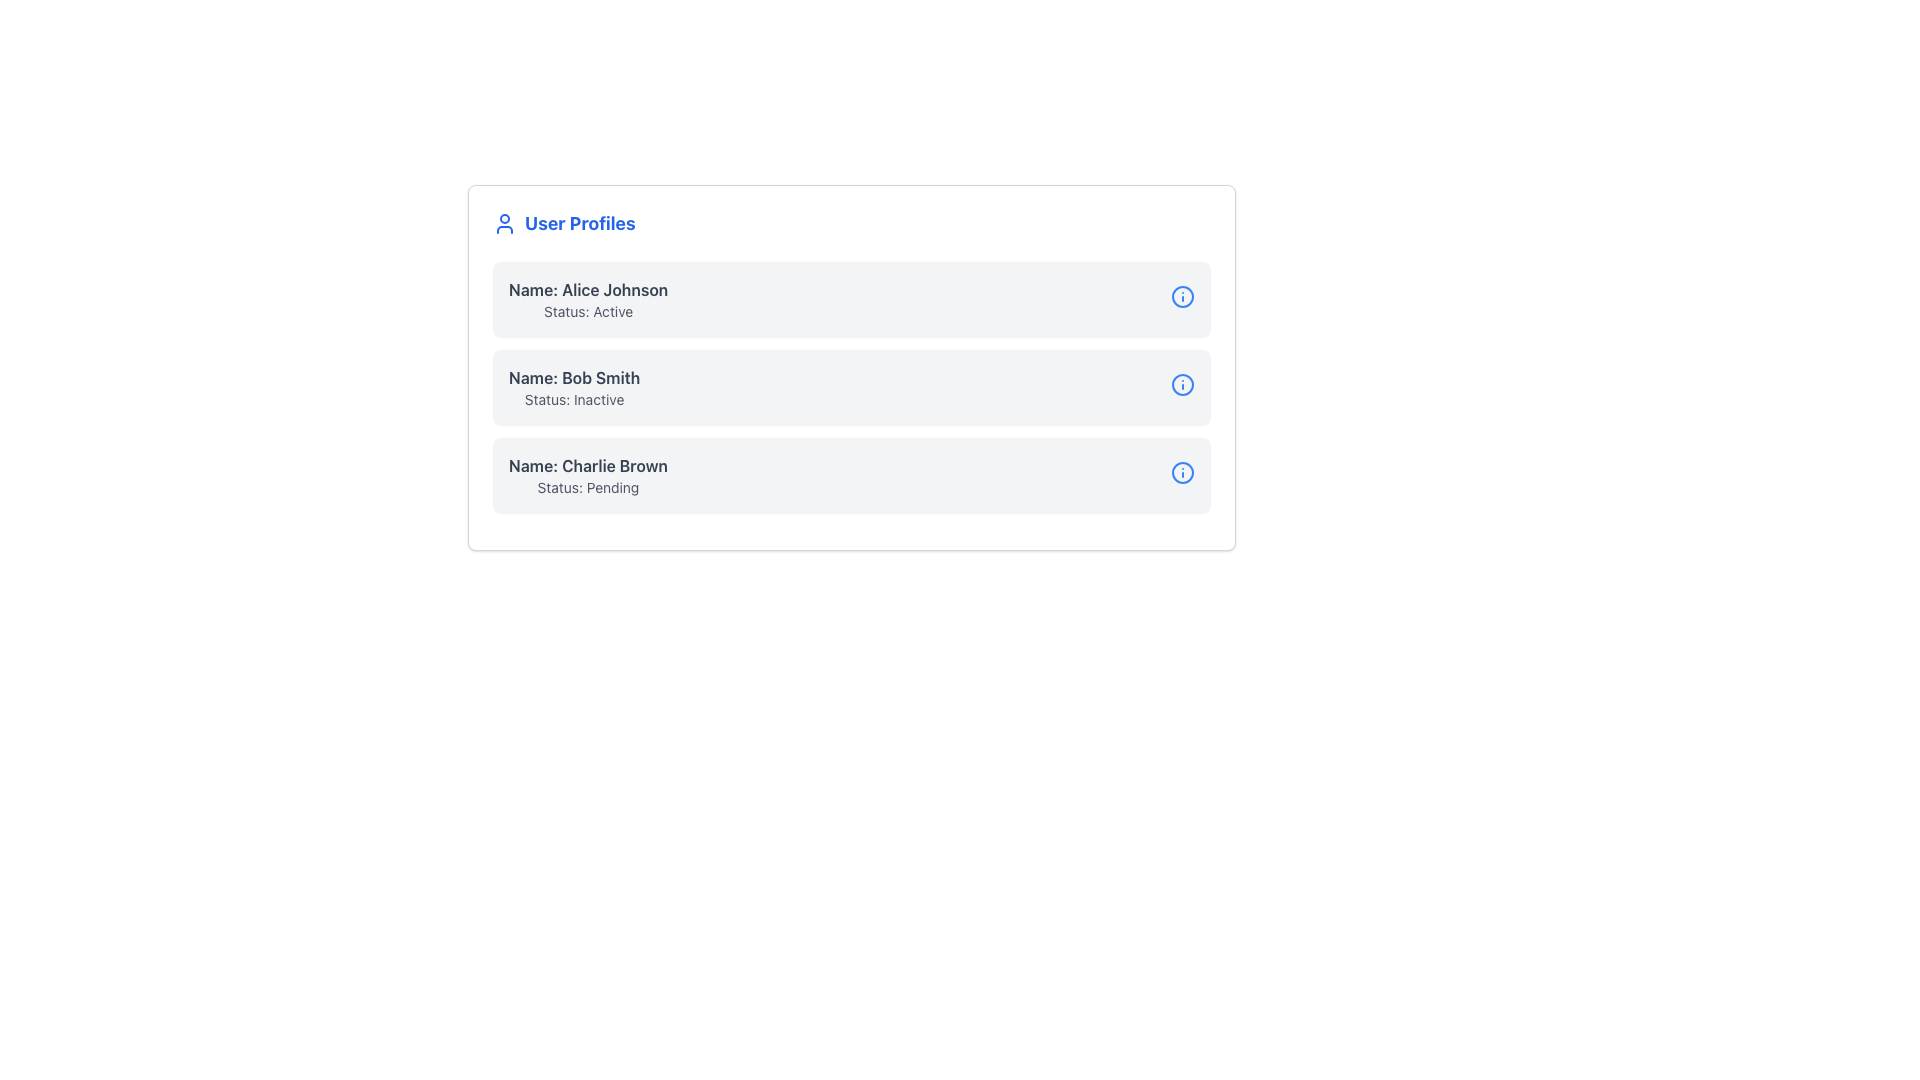 This screenshot has height=1080, width=1920. I want to click on the status label displaying 'Inactive' for user 'Bob Smith' located in the second user profile card, directly below the 'Name: Bob Smith' label, so click(573, 400).